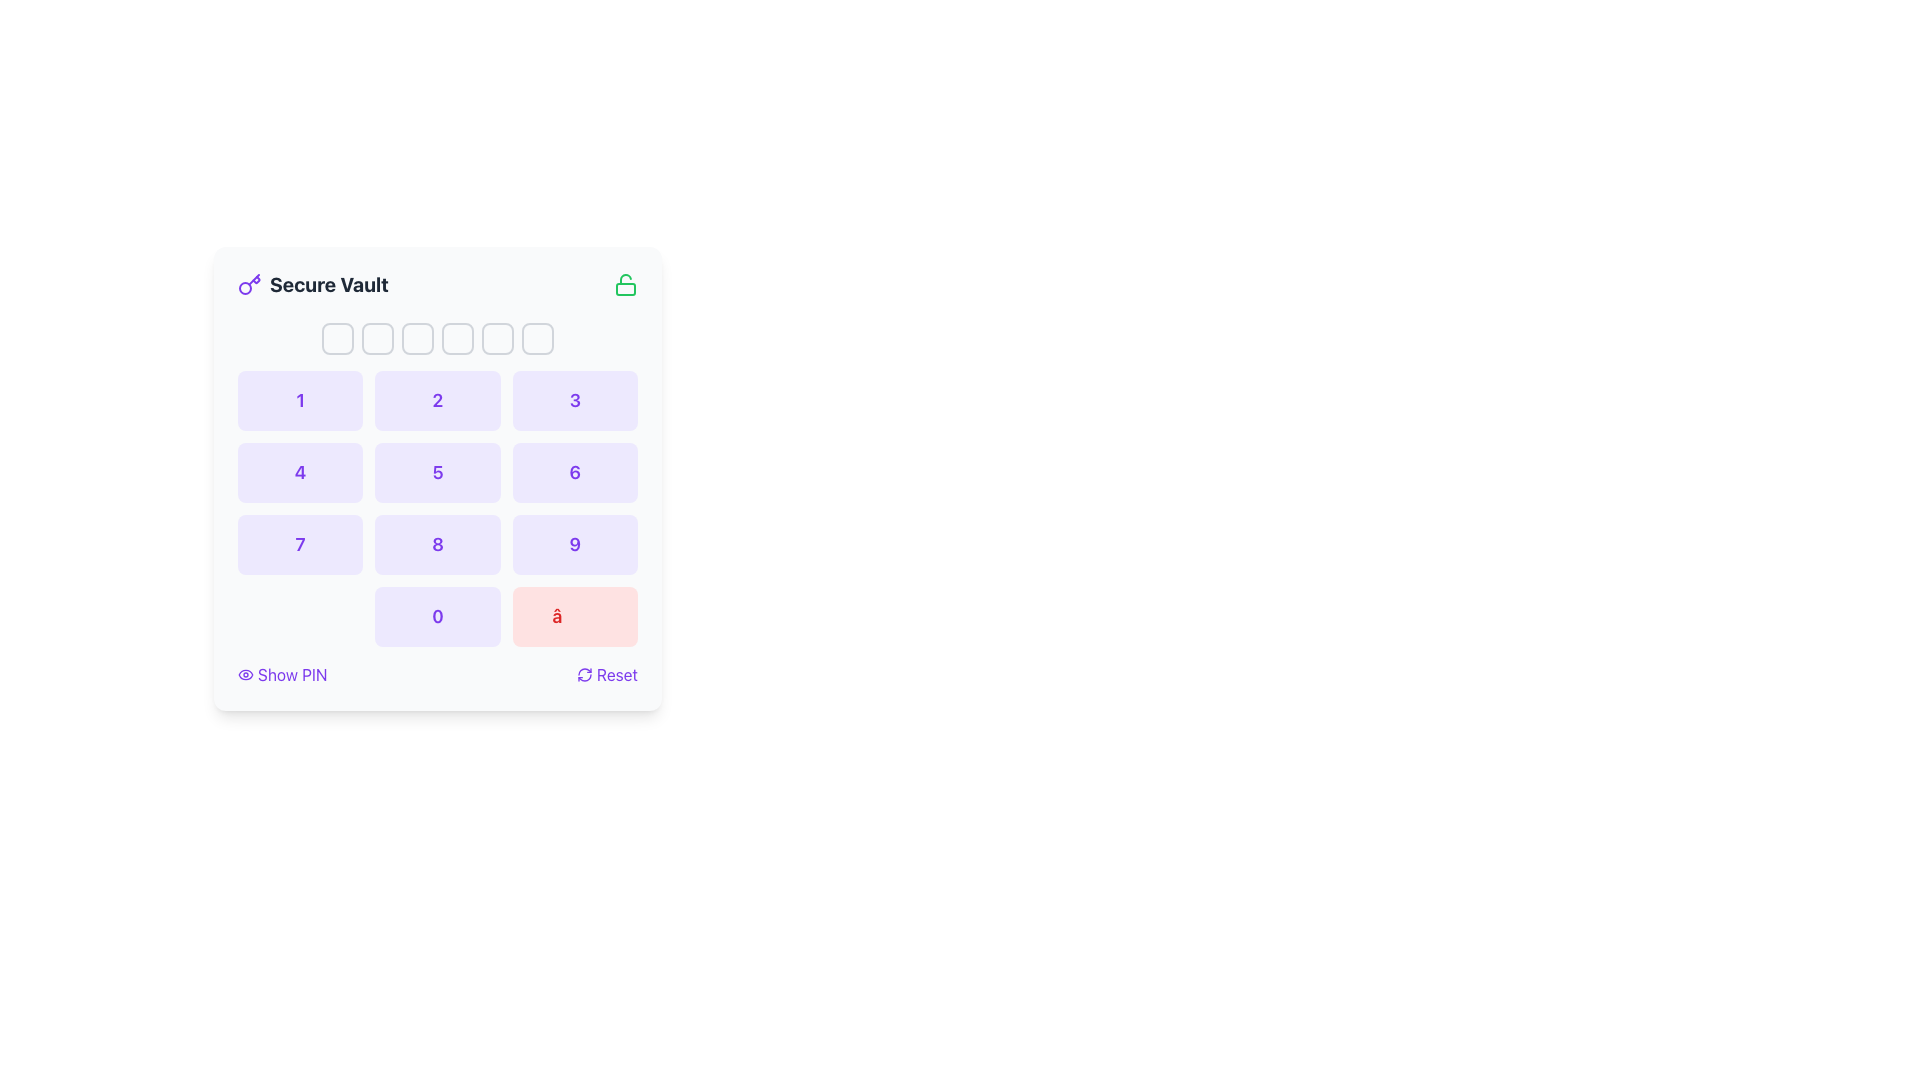 The width and height of the screenshot is (1920, 1080). Describe the element at coordinates (574, 401) in the screenshot. I see `the numeric keypad button that inputs '3', located in the first row, third column of the button grid` at that location.